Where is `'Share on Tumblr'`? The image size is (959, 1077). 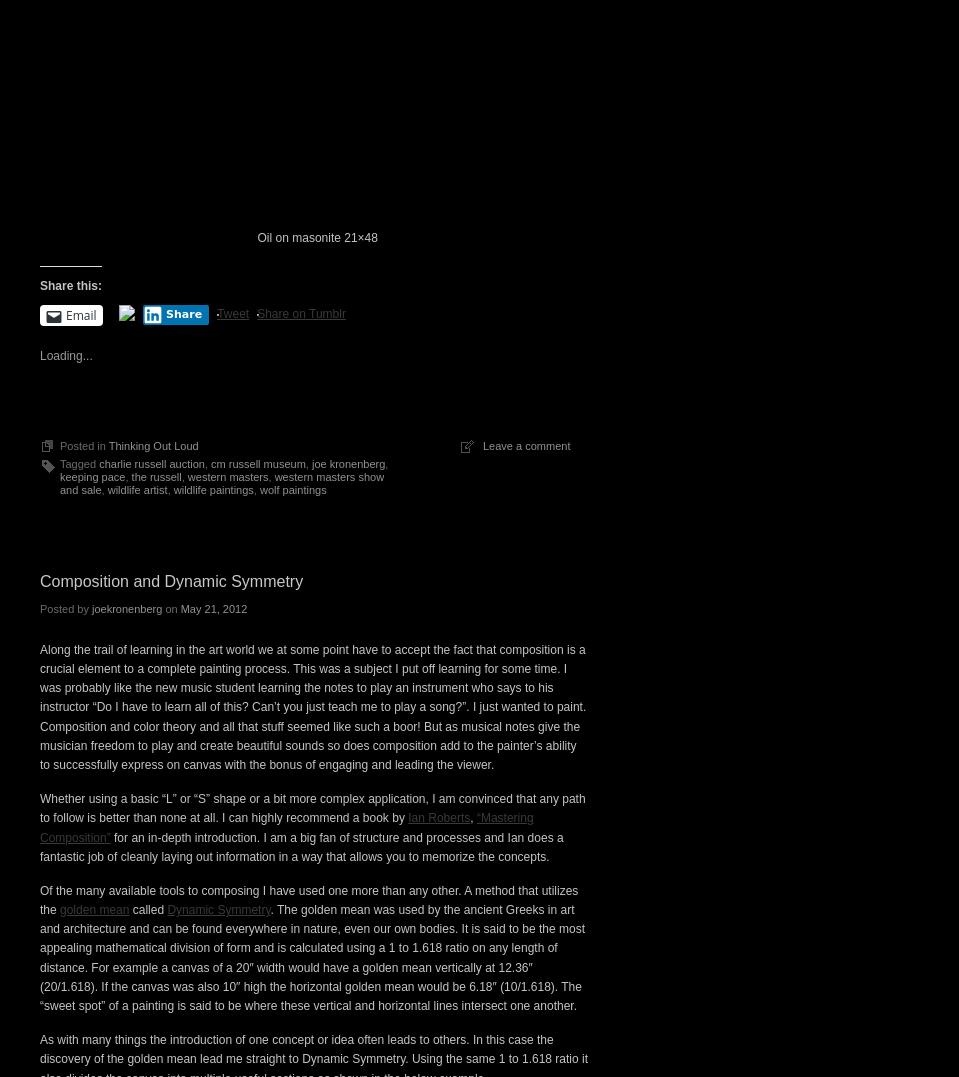
'Share on Tumblr' is located at coordinates (300, 660).